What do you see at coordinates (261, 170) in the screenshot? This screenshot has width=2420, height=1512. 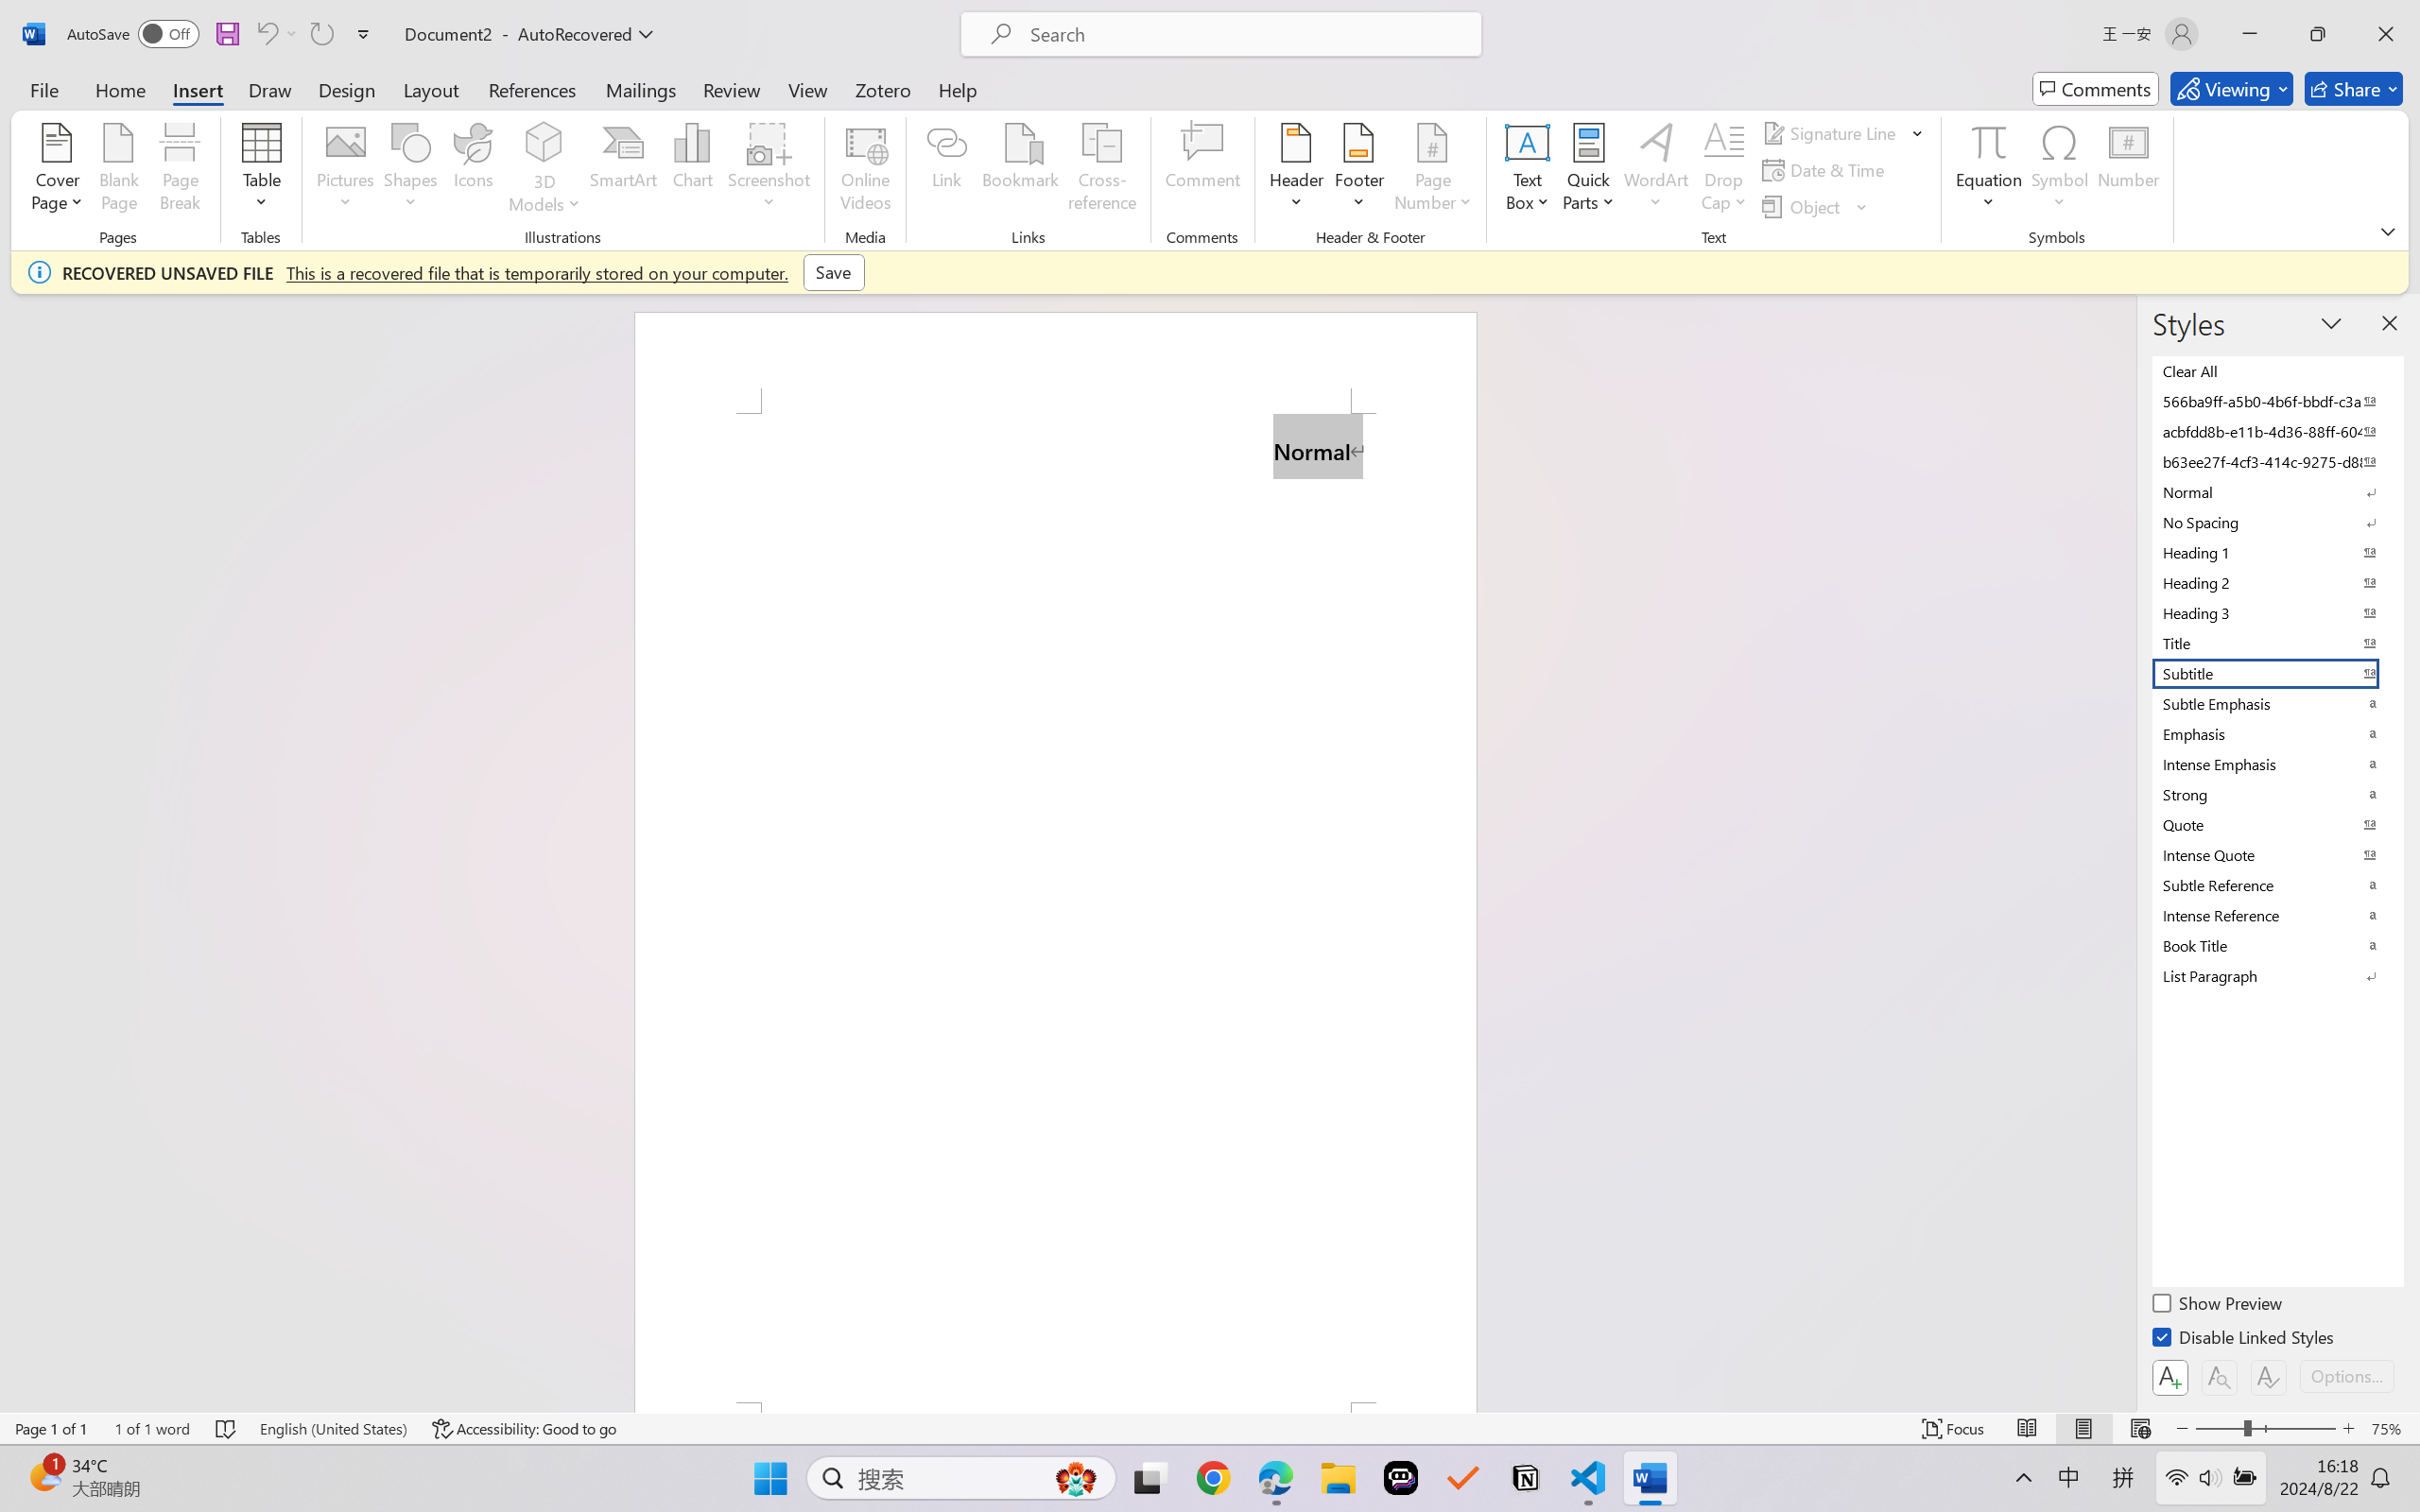 I see `'Table'` at bounding box center [261, 170].